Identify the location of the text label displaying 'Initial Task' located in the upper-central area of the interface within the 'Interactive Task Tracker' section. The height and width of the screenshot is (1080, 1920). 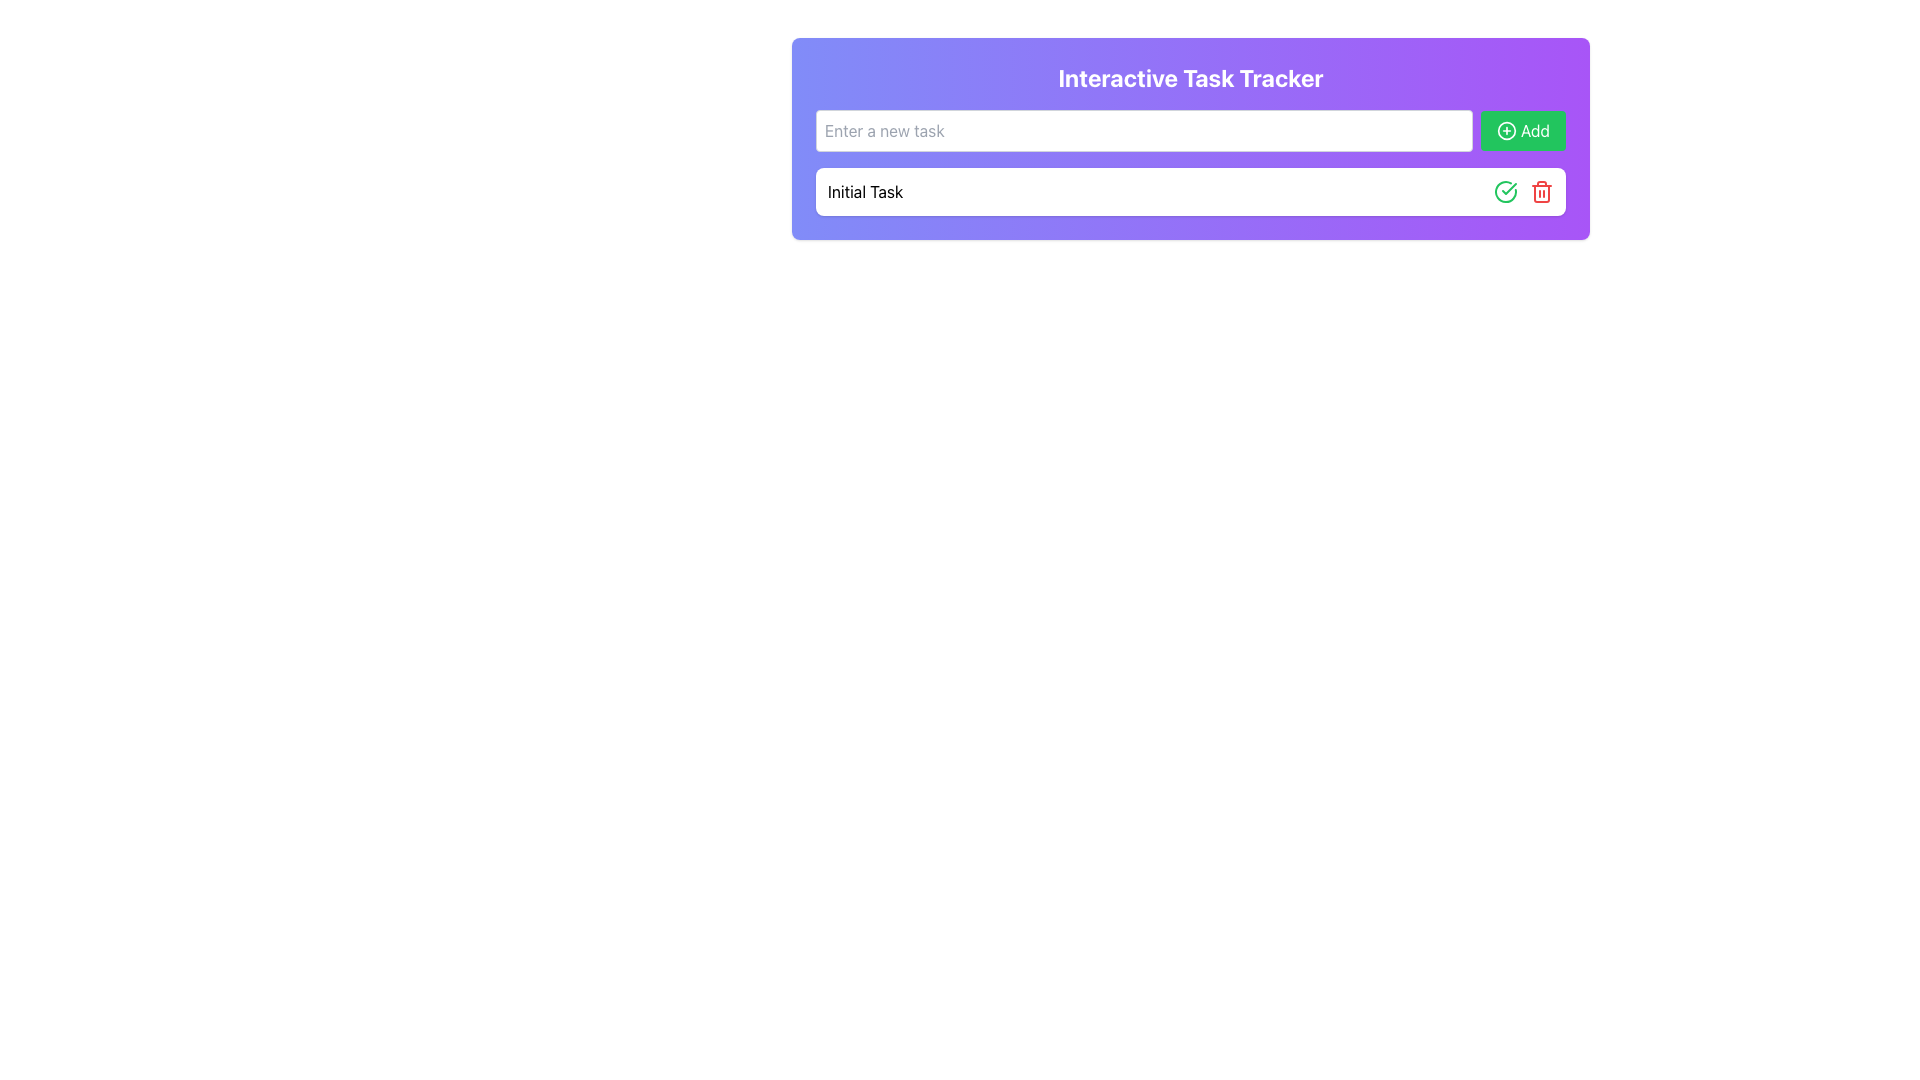
(865, 192).